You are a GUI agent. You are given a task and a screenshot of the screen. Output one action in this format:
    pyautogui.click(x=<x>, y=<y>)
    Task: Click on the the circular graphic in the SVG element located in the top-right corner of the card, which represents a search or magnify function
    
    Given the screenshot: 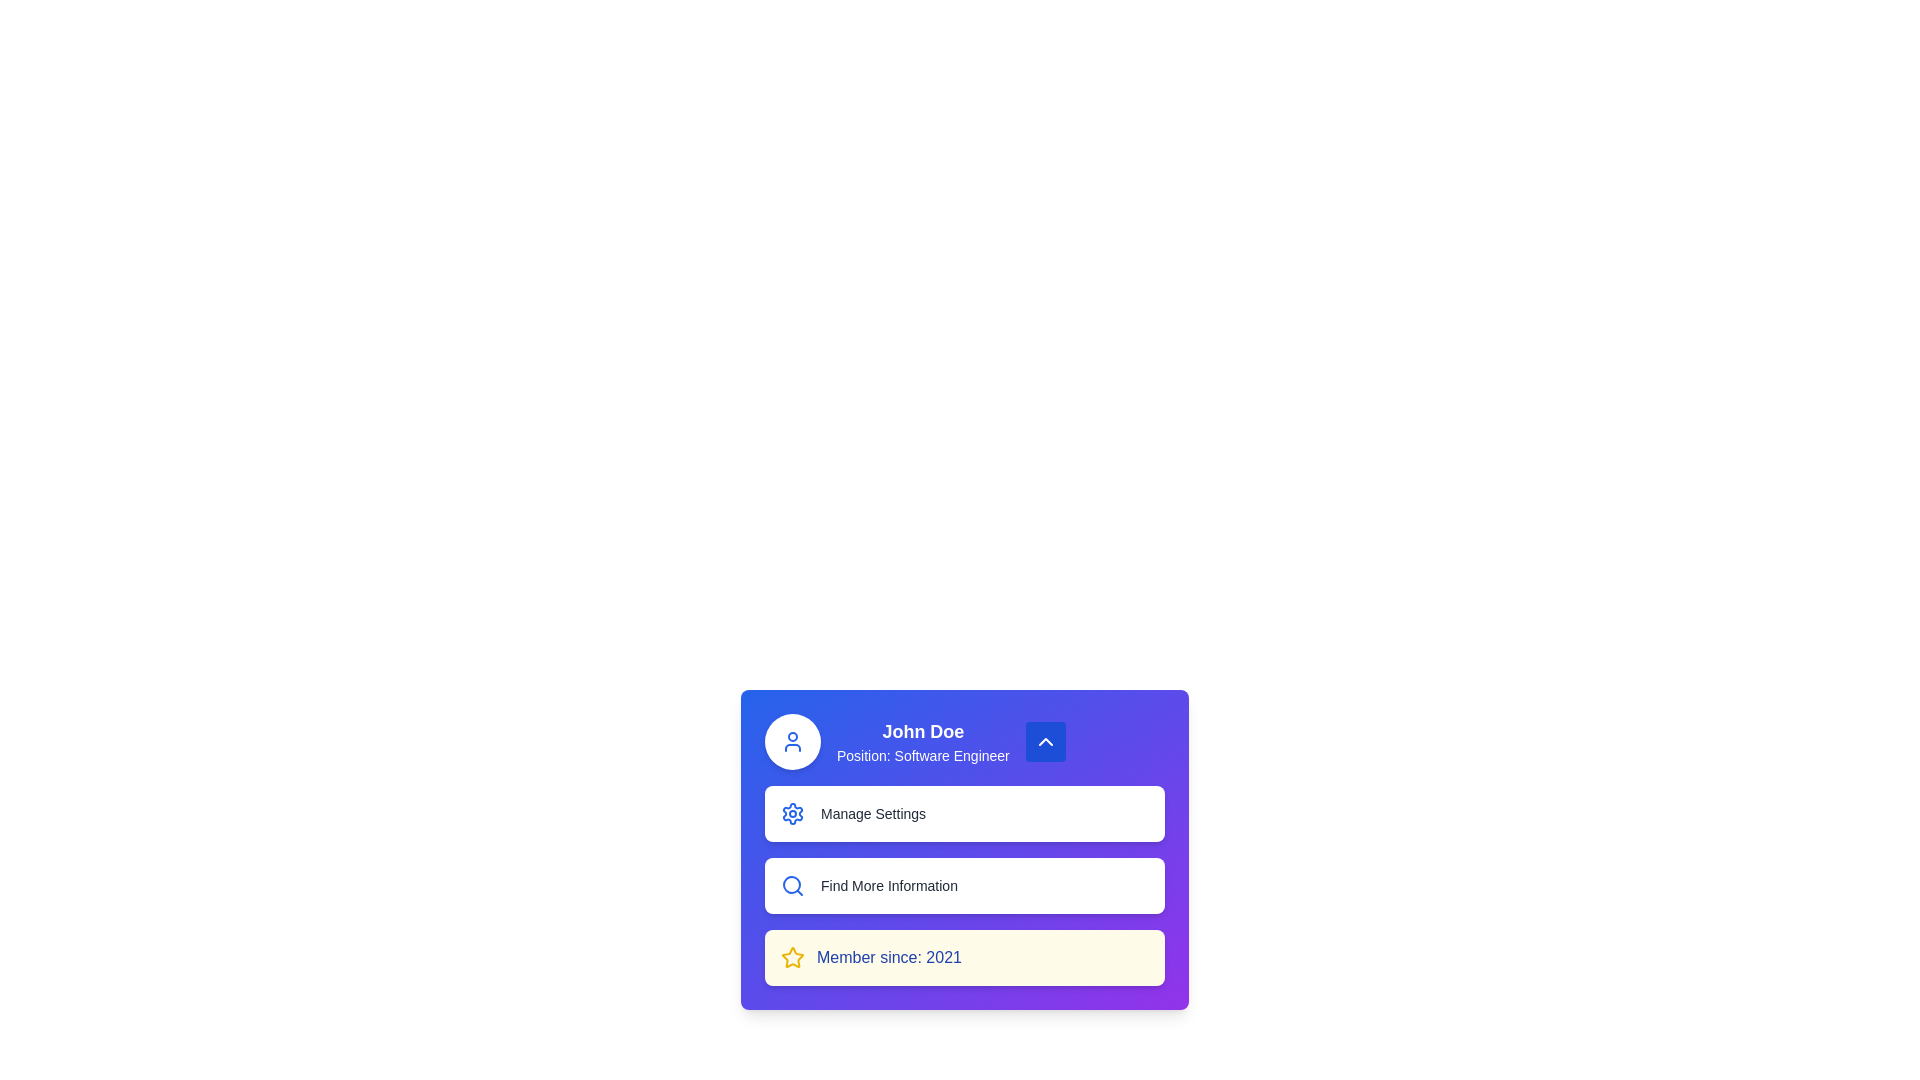 What is the action you would take?
    pyautogui.click(x=791, y=883)
    